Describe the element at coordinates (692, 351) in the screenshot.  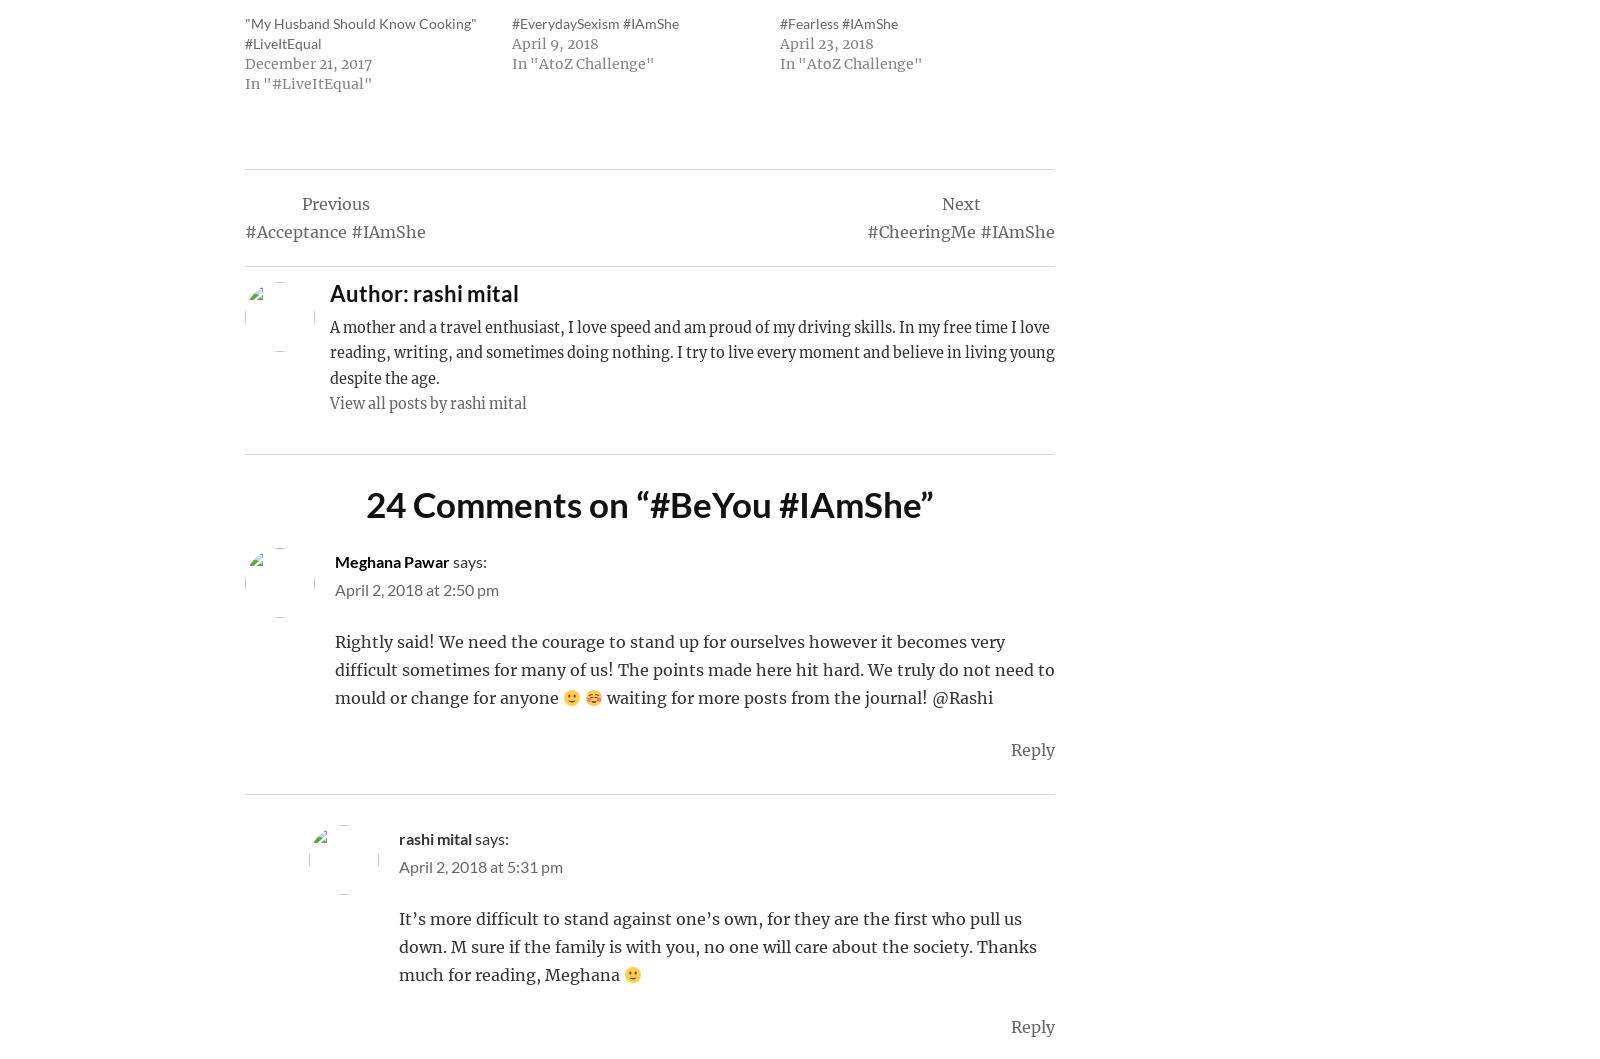
I see `'A mother and a travel enthusiast, I love speed and am proud of my driving skills. In my free time I love reading, writing, and sometimes doing nothing. I try to live every moment and believe in living young despite the age.'` at that location.